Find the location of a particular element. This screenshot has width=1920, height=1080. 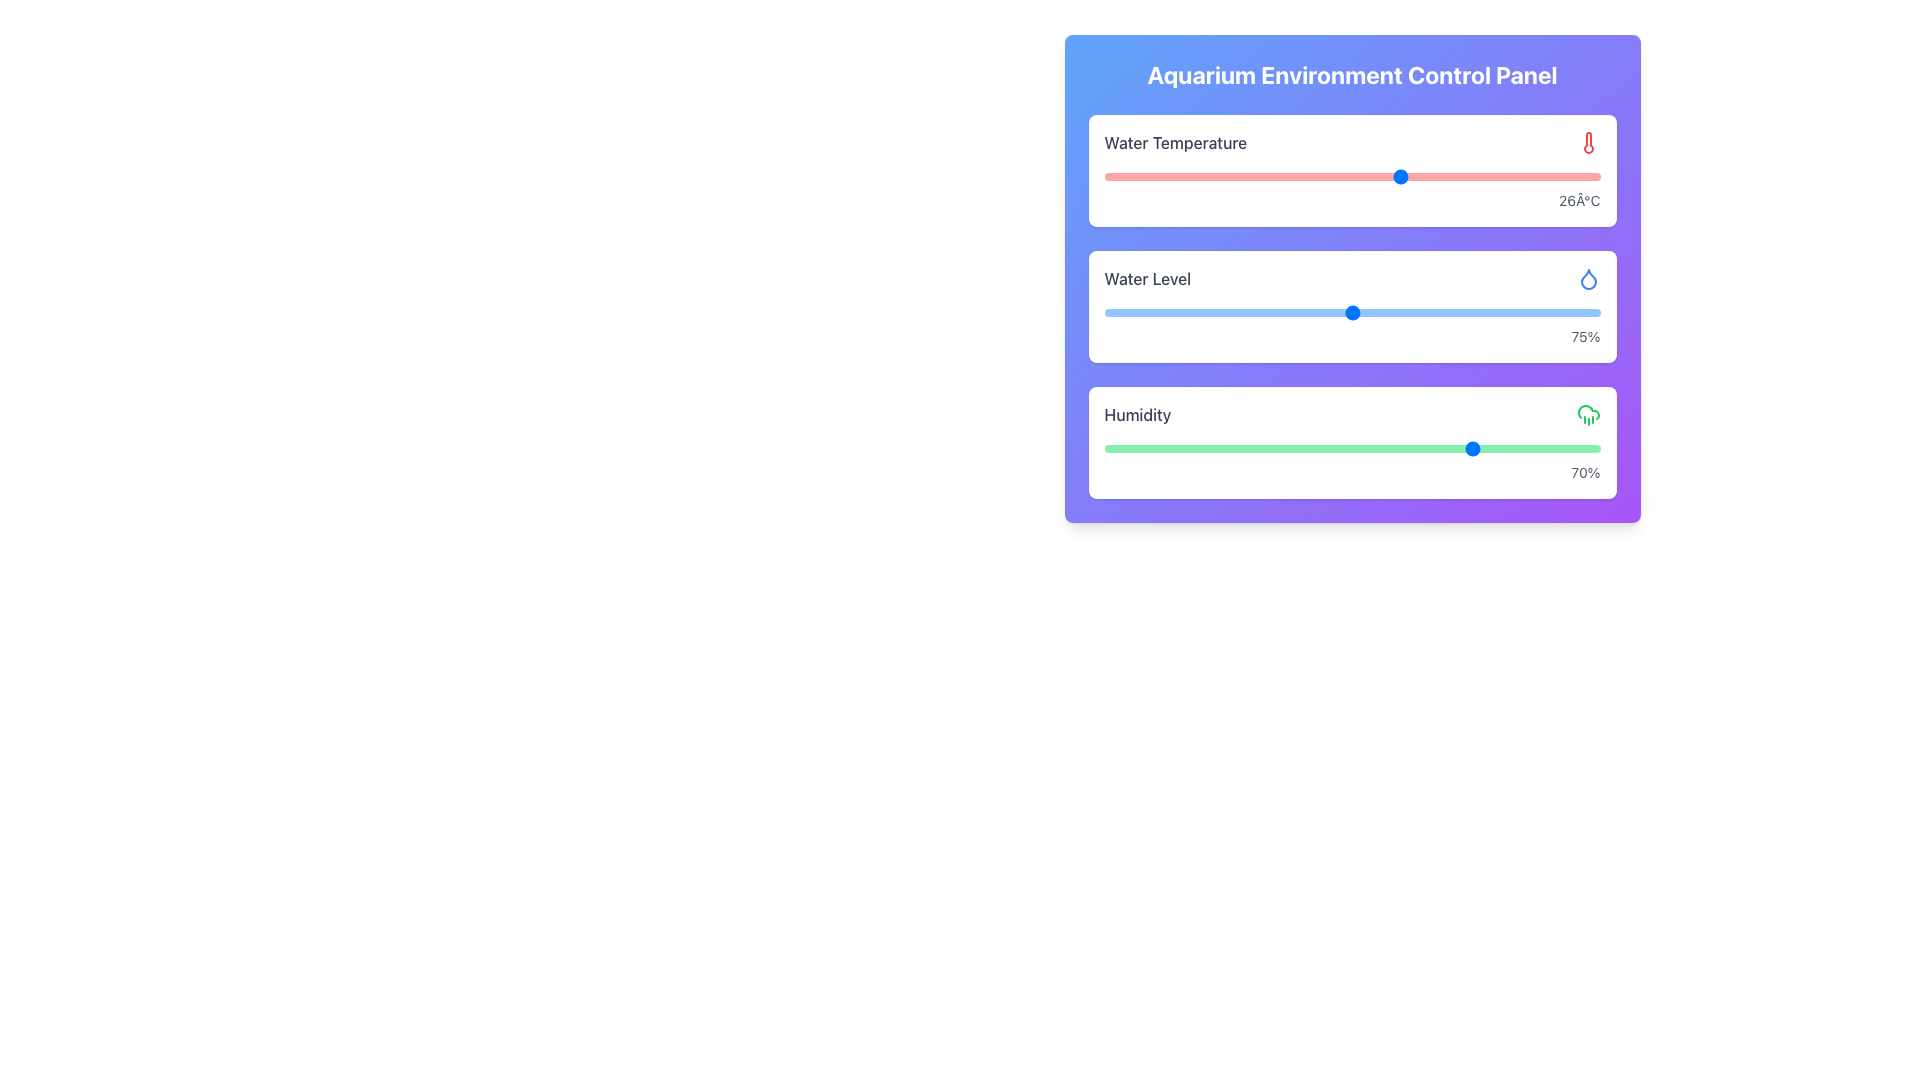

the red thermometer icon representing temperature-related content in the 'Water Temperature' section of the 'Aquarium Environment Control Panel' is located at coordinates (1587, 141).